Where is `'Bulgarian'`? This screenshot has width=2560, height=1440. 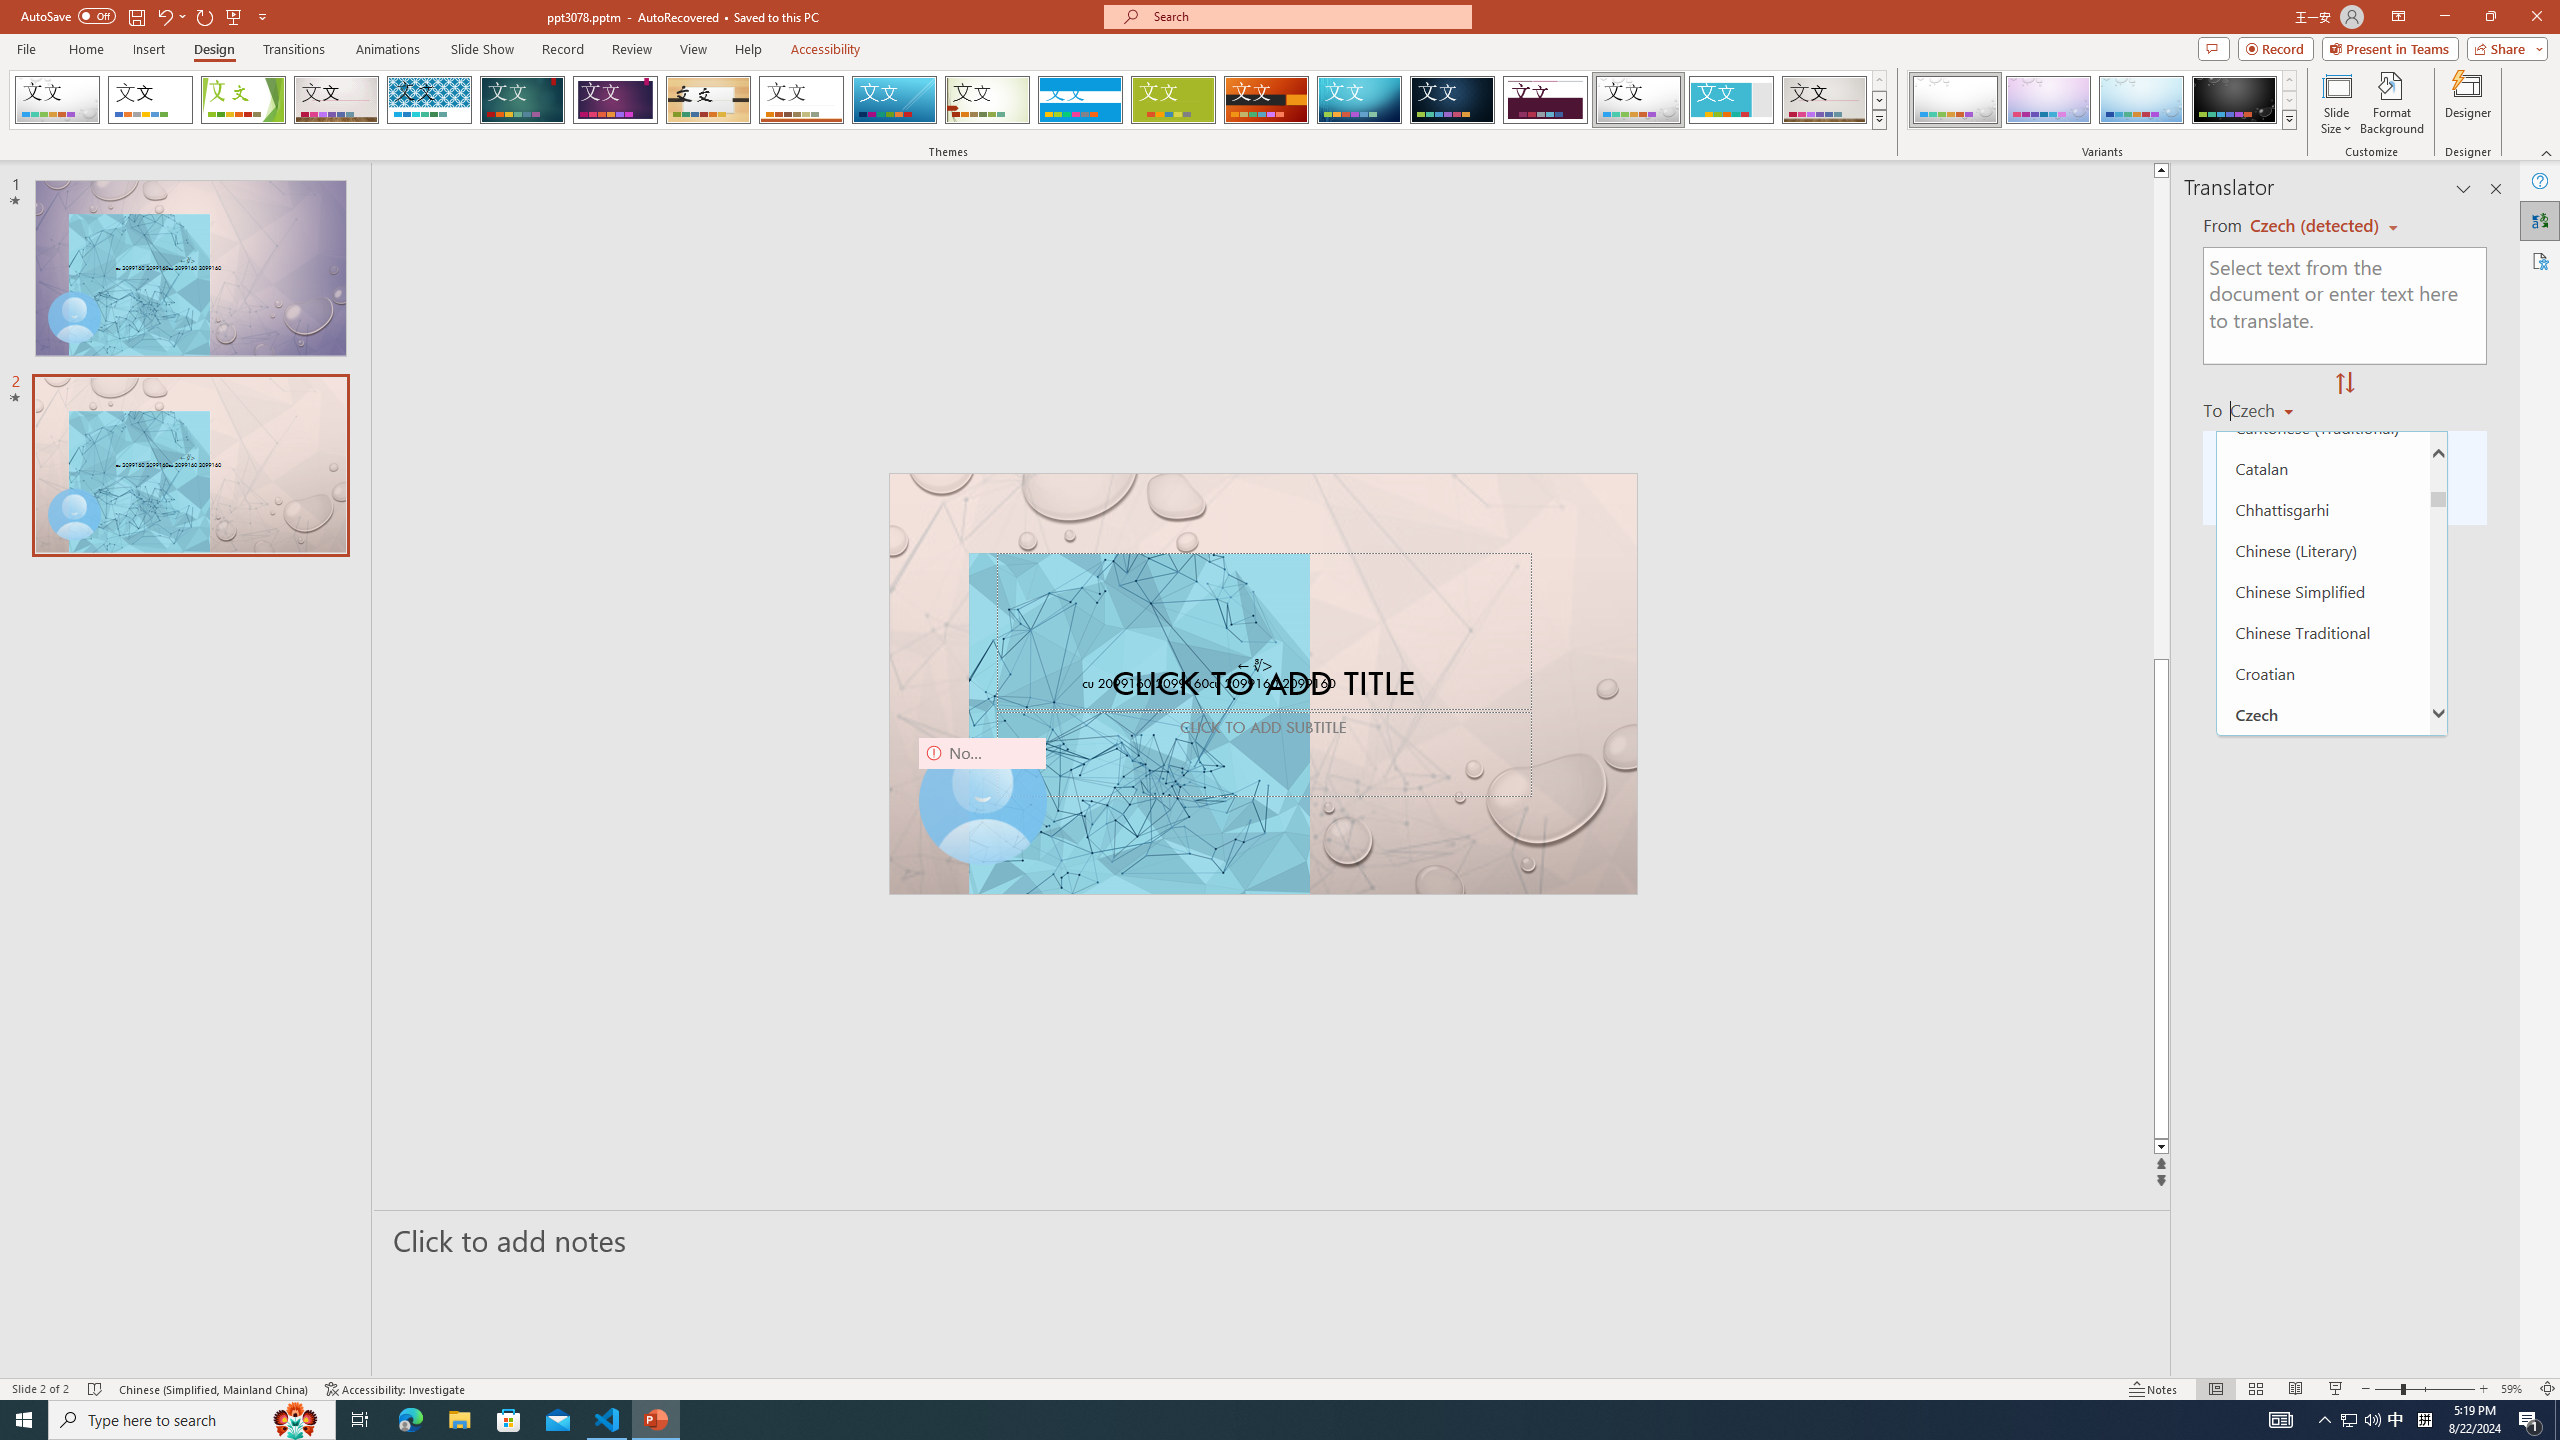 'Bulgarian' is located at coordinates (2323, 386).